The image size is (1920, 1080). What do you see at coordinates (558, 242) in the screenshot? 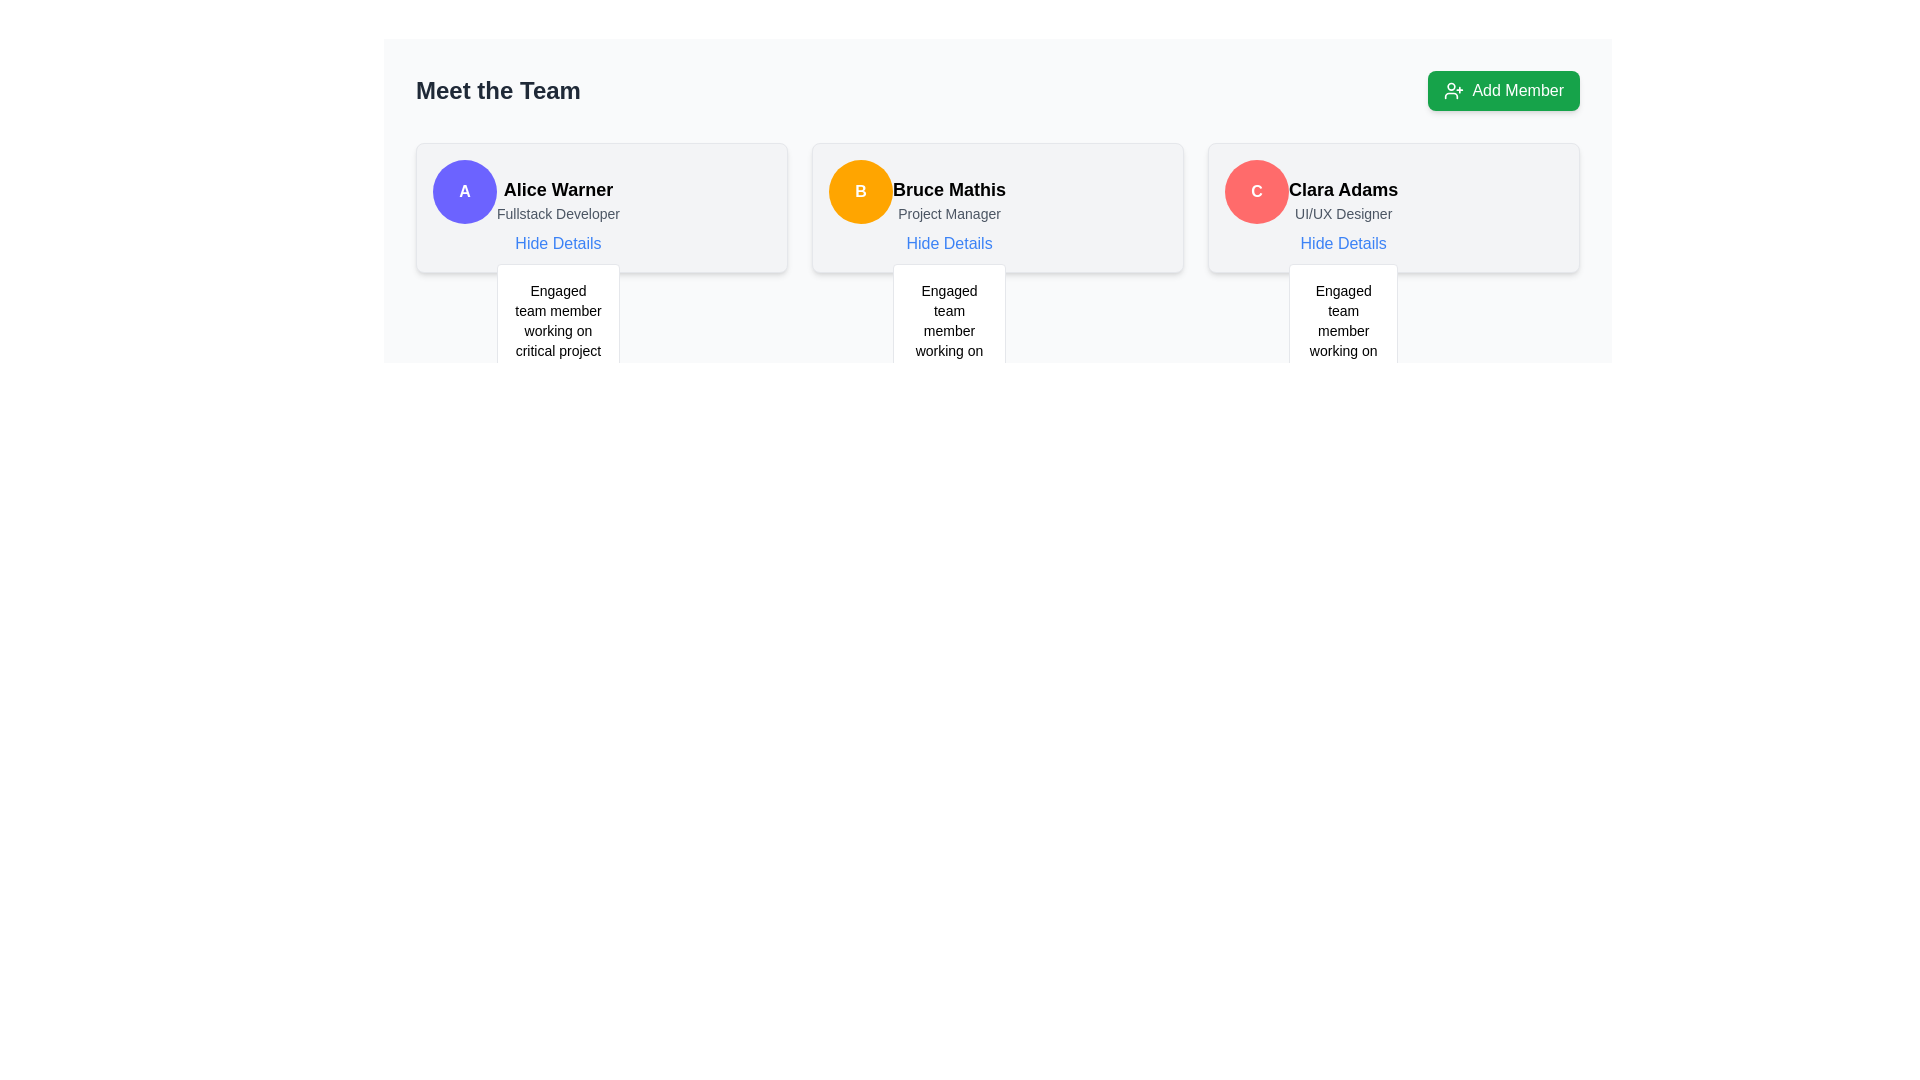
I see `the 'Hide Details' hyperlink styled in blue text, located below the header 'Alice Warner Fullstack Developer'` at bounding box center [558, 242].